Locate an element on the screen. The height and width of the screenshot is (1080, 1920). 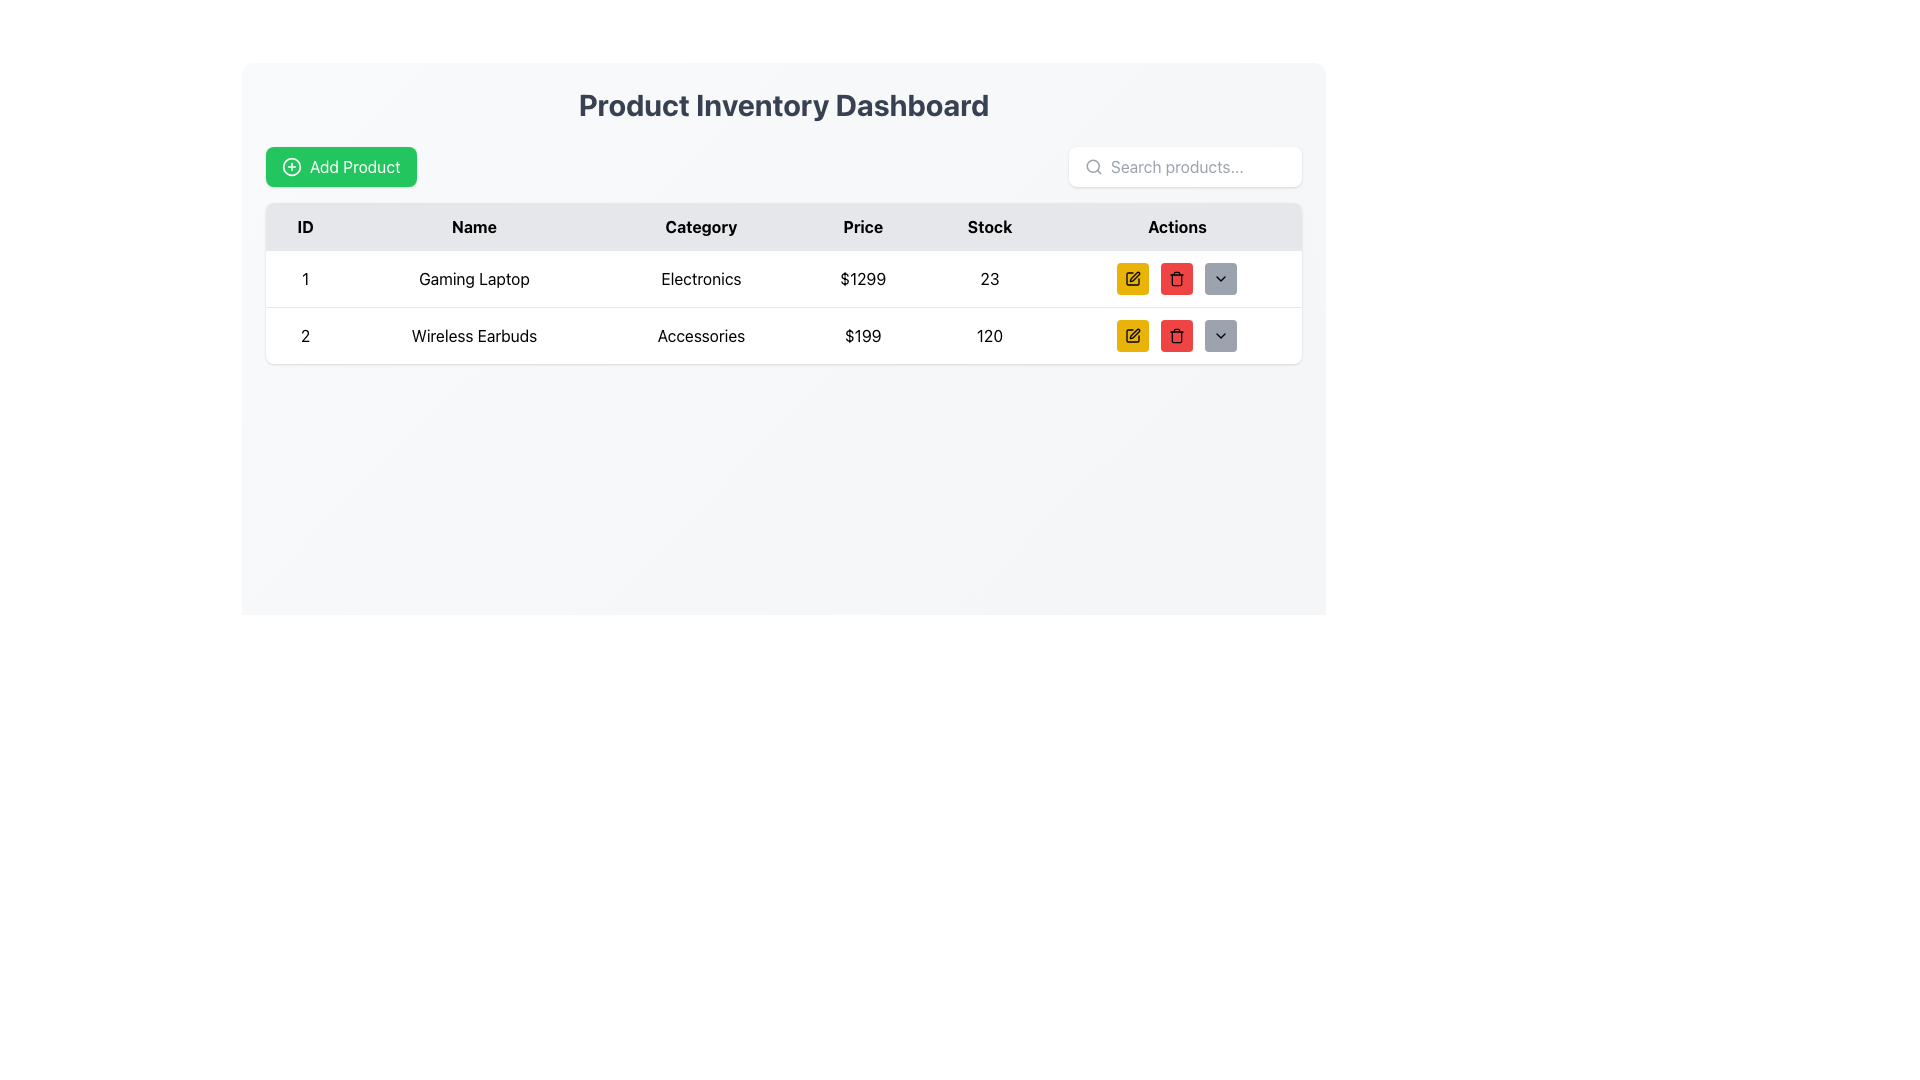
the toggle actions button, which is the fourth interactive element in the 'Actions' column of the second table row, located to the right of the yellow edit button and red delete button is located at coordinates (1219, 334).